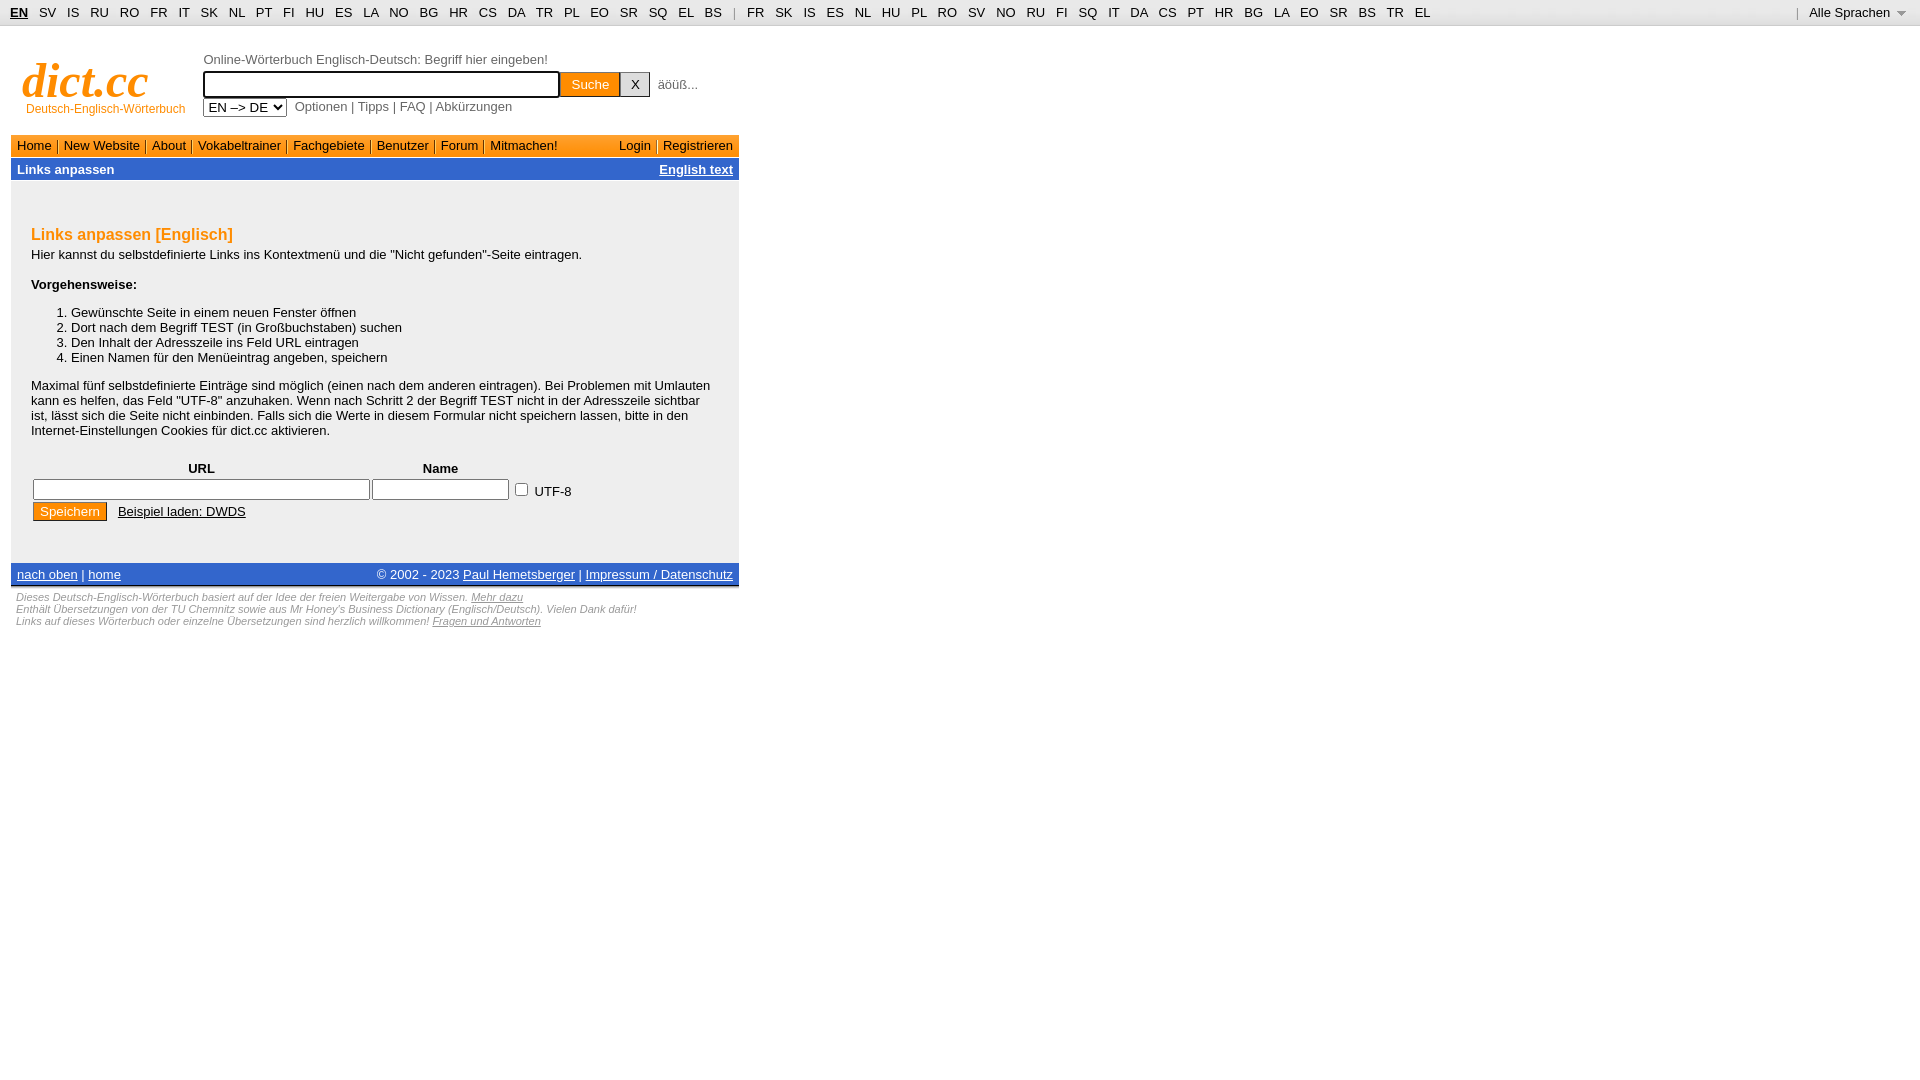 Image resolution: width=1920 pixels, height=1080 pixels. Describe the element at coordinates (746, 12) in the screenshot. I see `'FR'` at that location.